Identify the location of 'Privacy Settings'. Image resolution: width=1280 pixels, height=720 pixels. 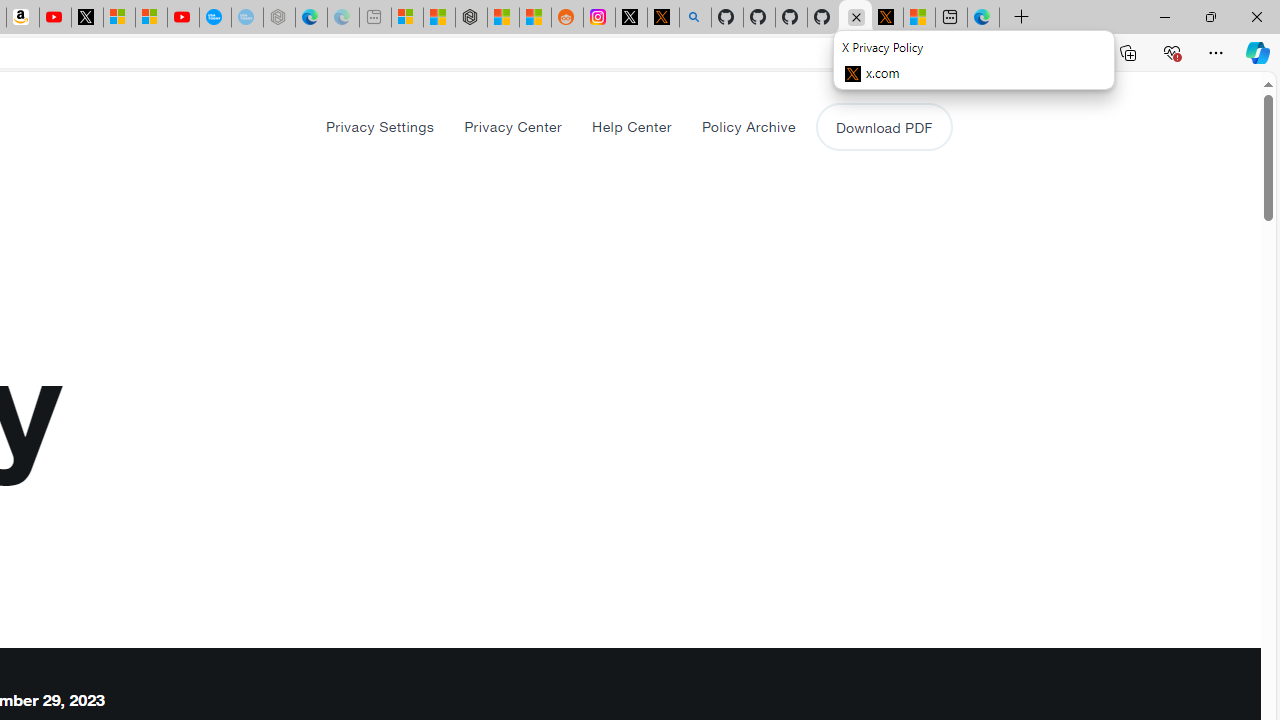
(380, 126).